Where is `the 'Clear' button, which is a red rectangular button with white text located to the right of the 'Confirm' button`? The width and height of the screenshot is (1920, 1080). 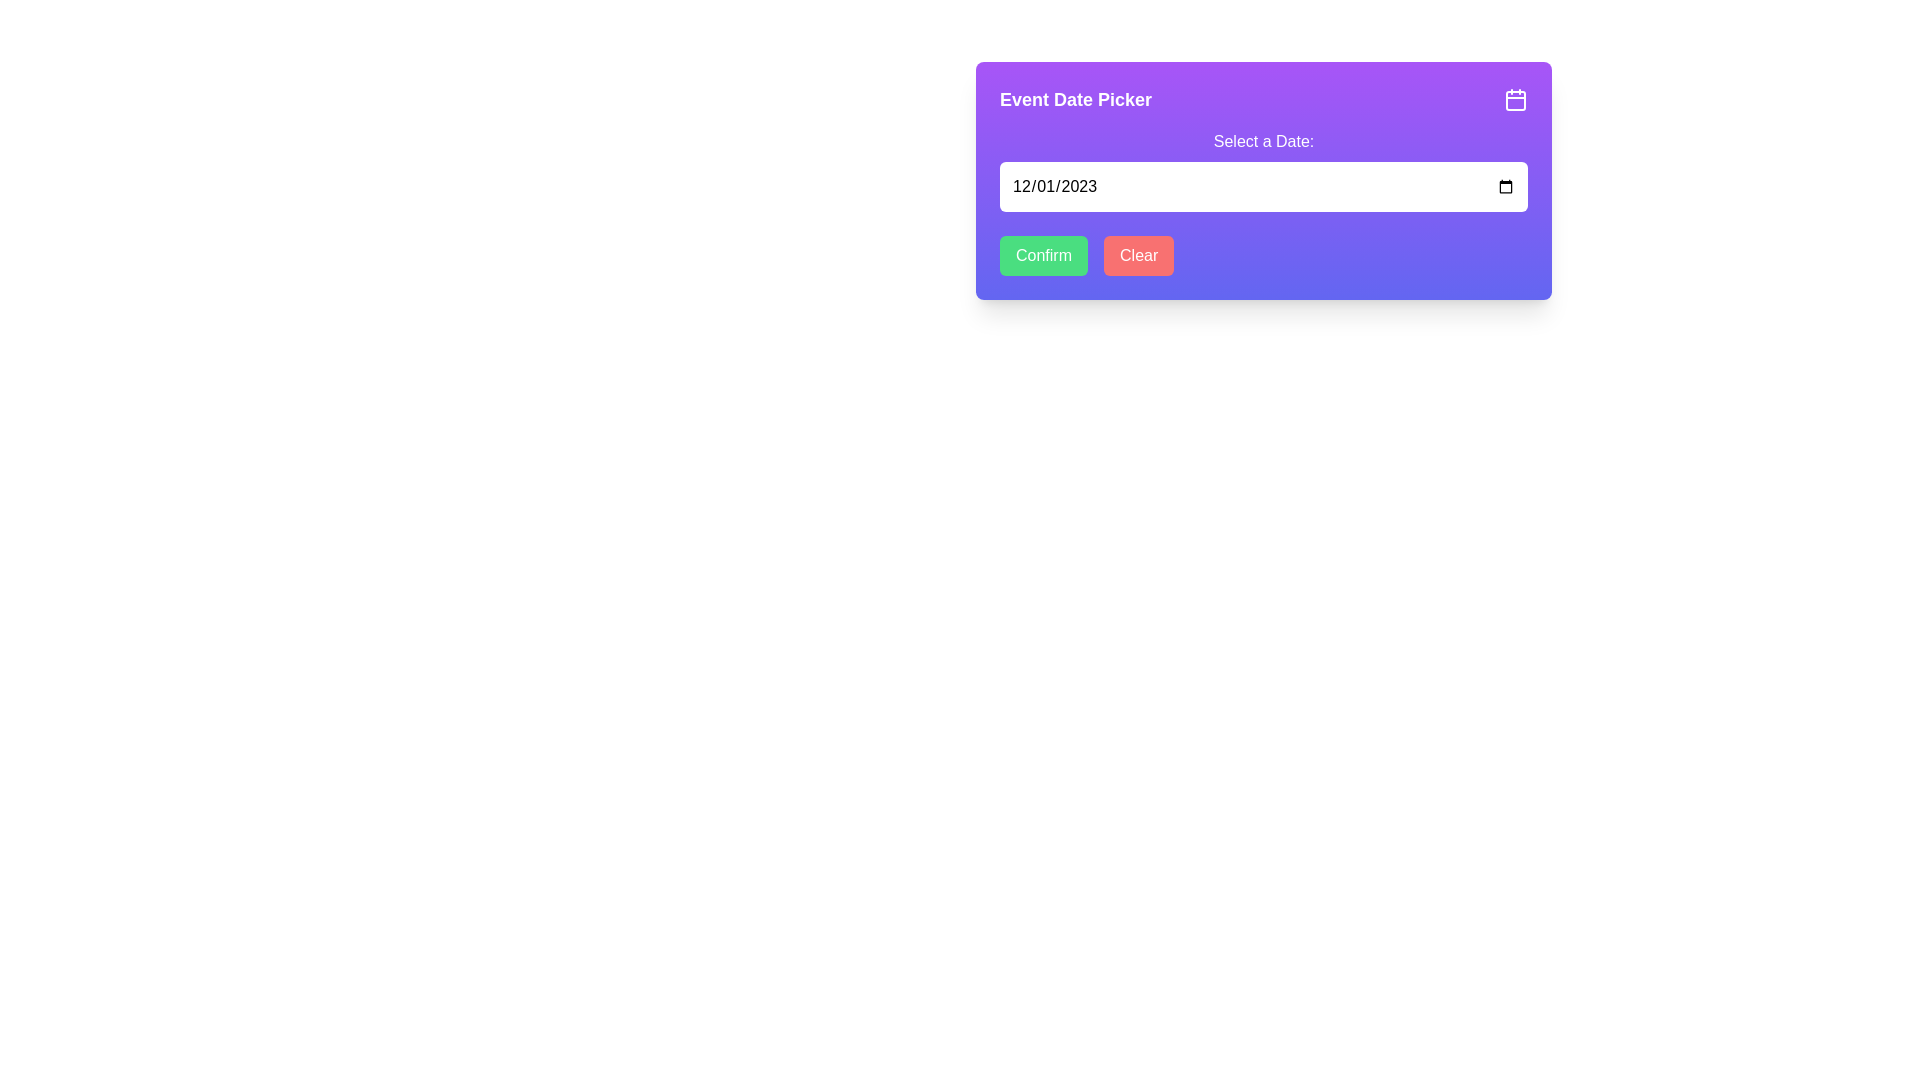
the 'Clear' button, which is a red rectangular button with white text located to the right of the 'Confirm' button is located at coordinates (1139, 254).